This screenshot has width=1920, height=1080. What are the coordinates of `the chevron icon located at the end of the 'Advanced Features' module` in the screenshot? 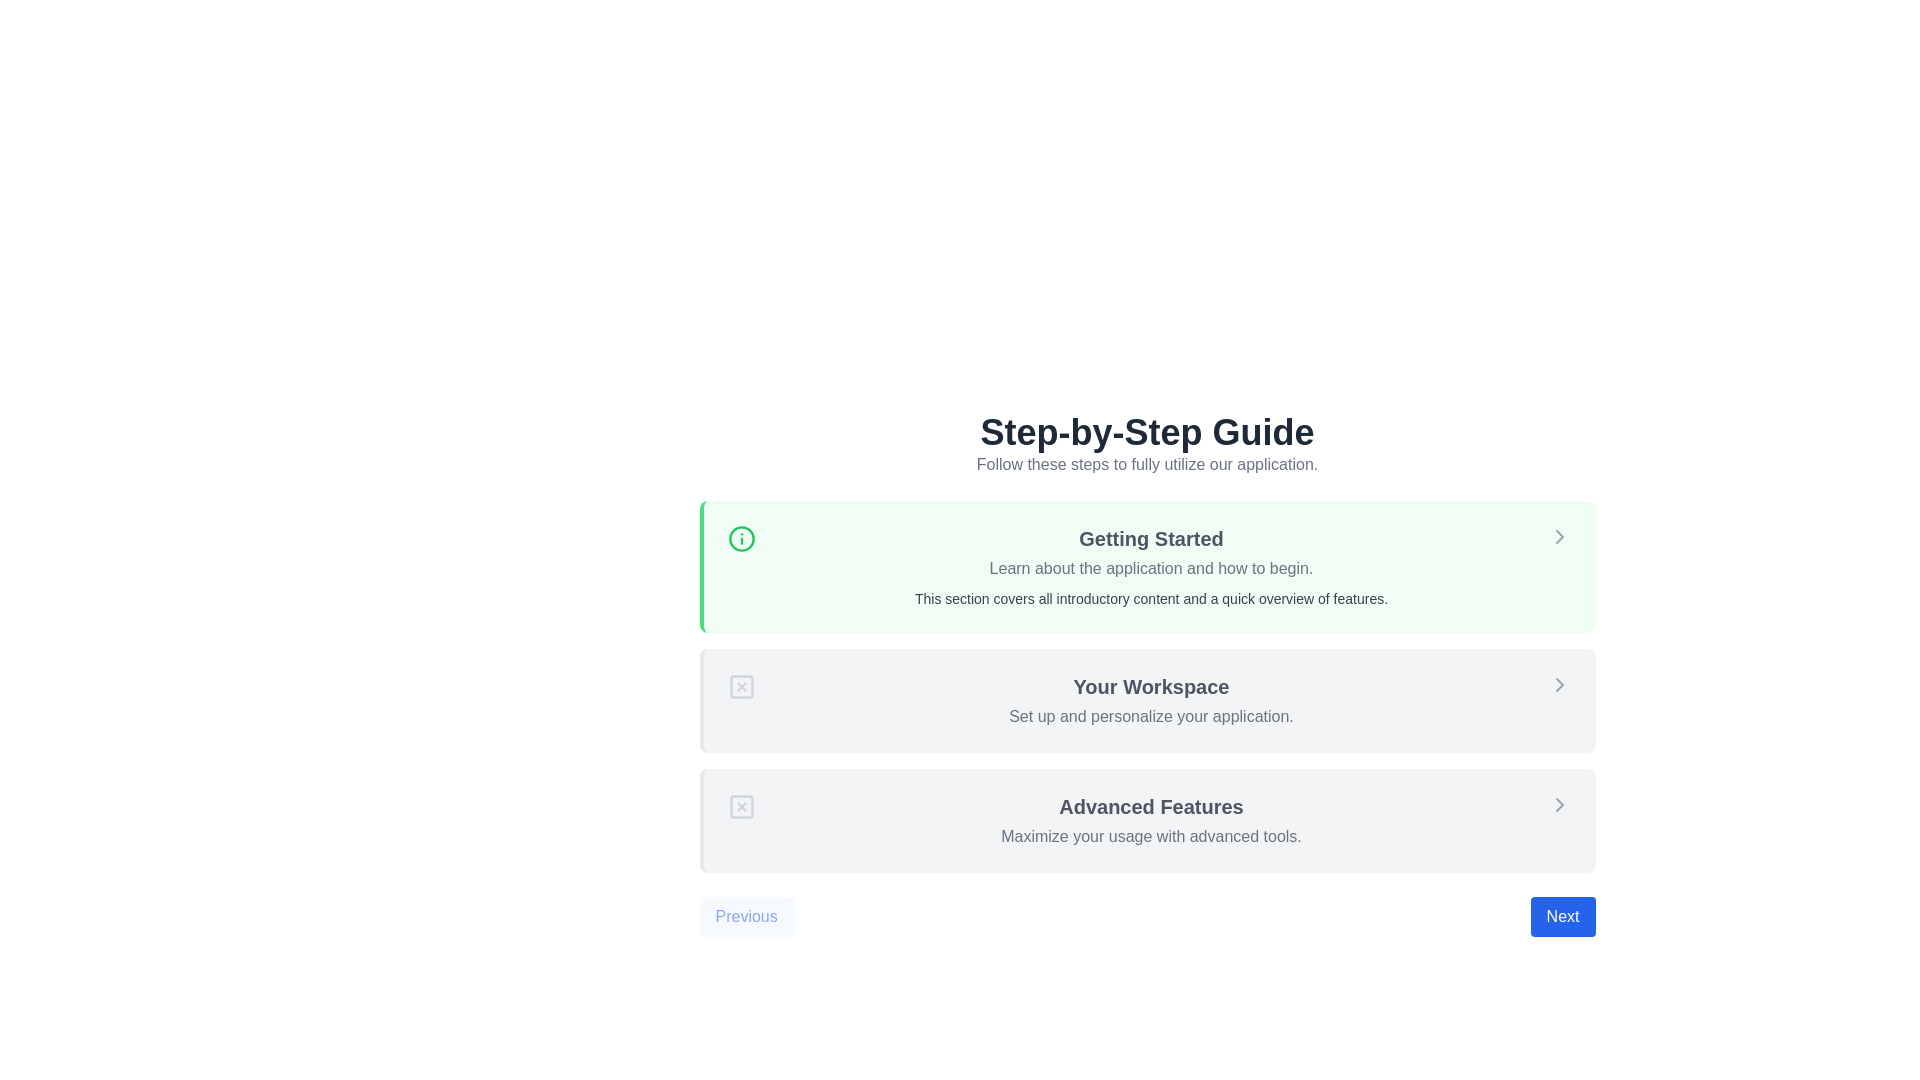 It's located at (1558, 804).